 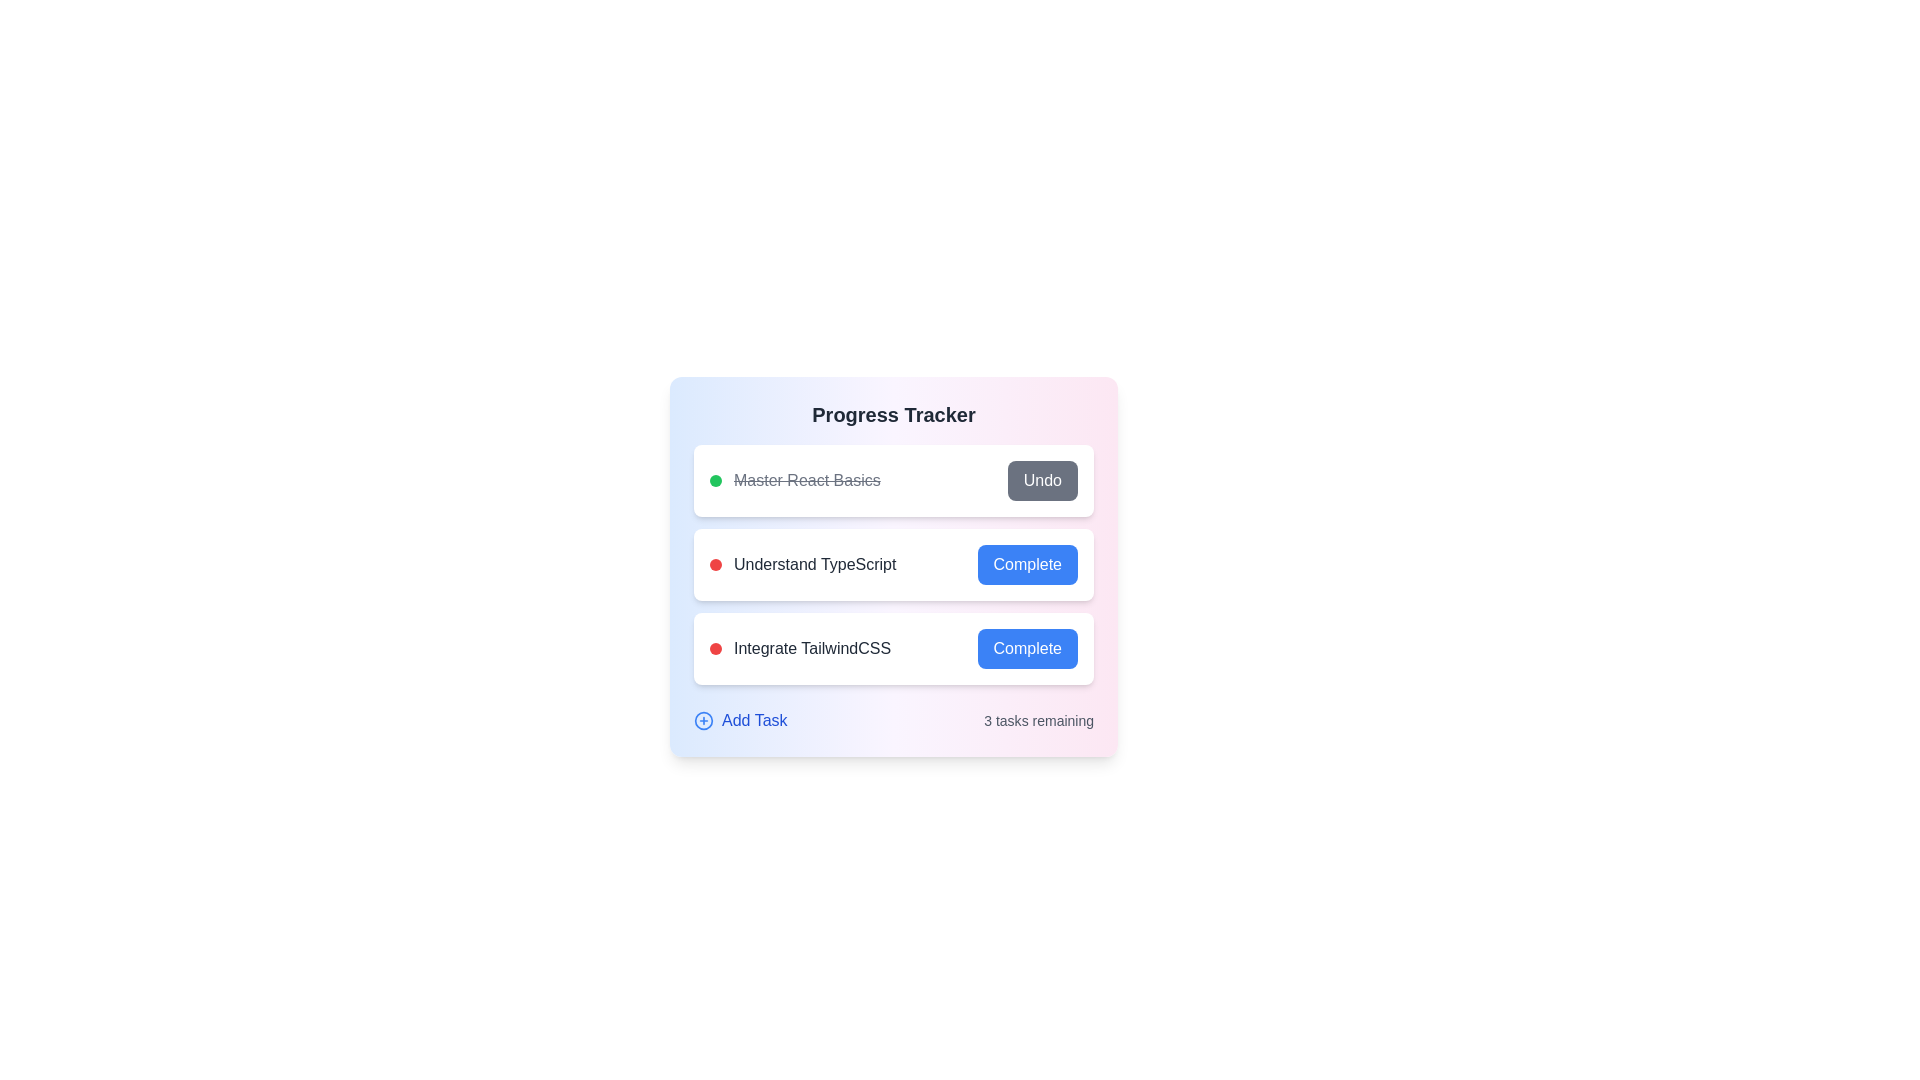 What do you see at coordinates (807, 481) in the screenshot?
I see `the text label 'Master React Basics' which is styled with a gray color and a line-through, indicating completion, located on the left side of the first row in the vertical task list under 'Progress Tracker'` at bounding box center [807, 481].